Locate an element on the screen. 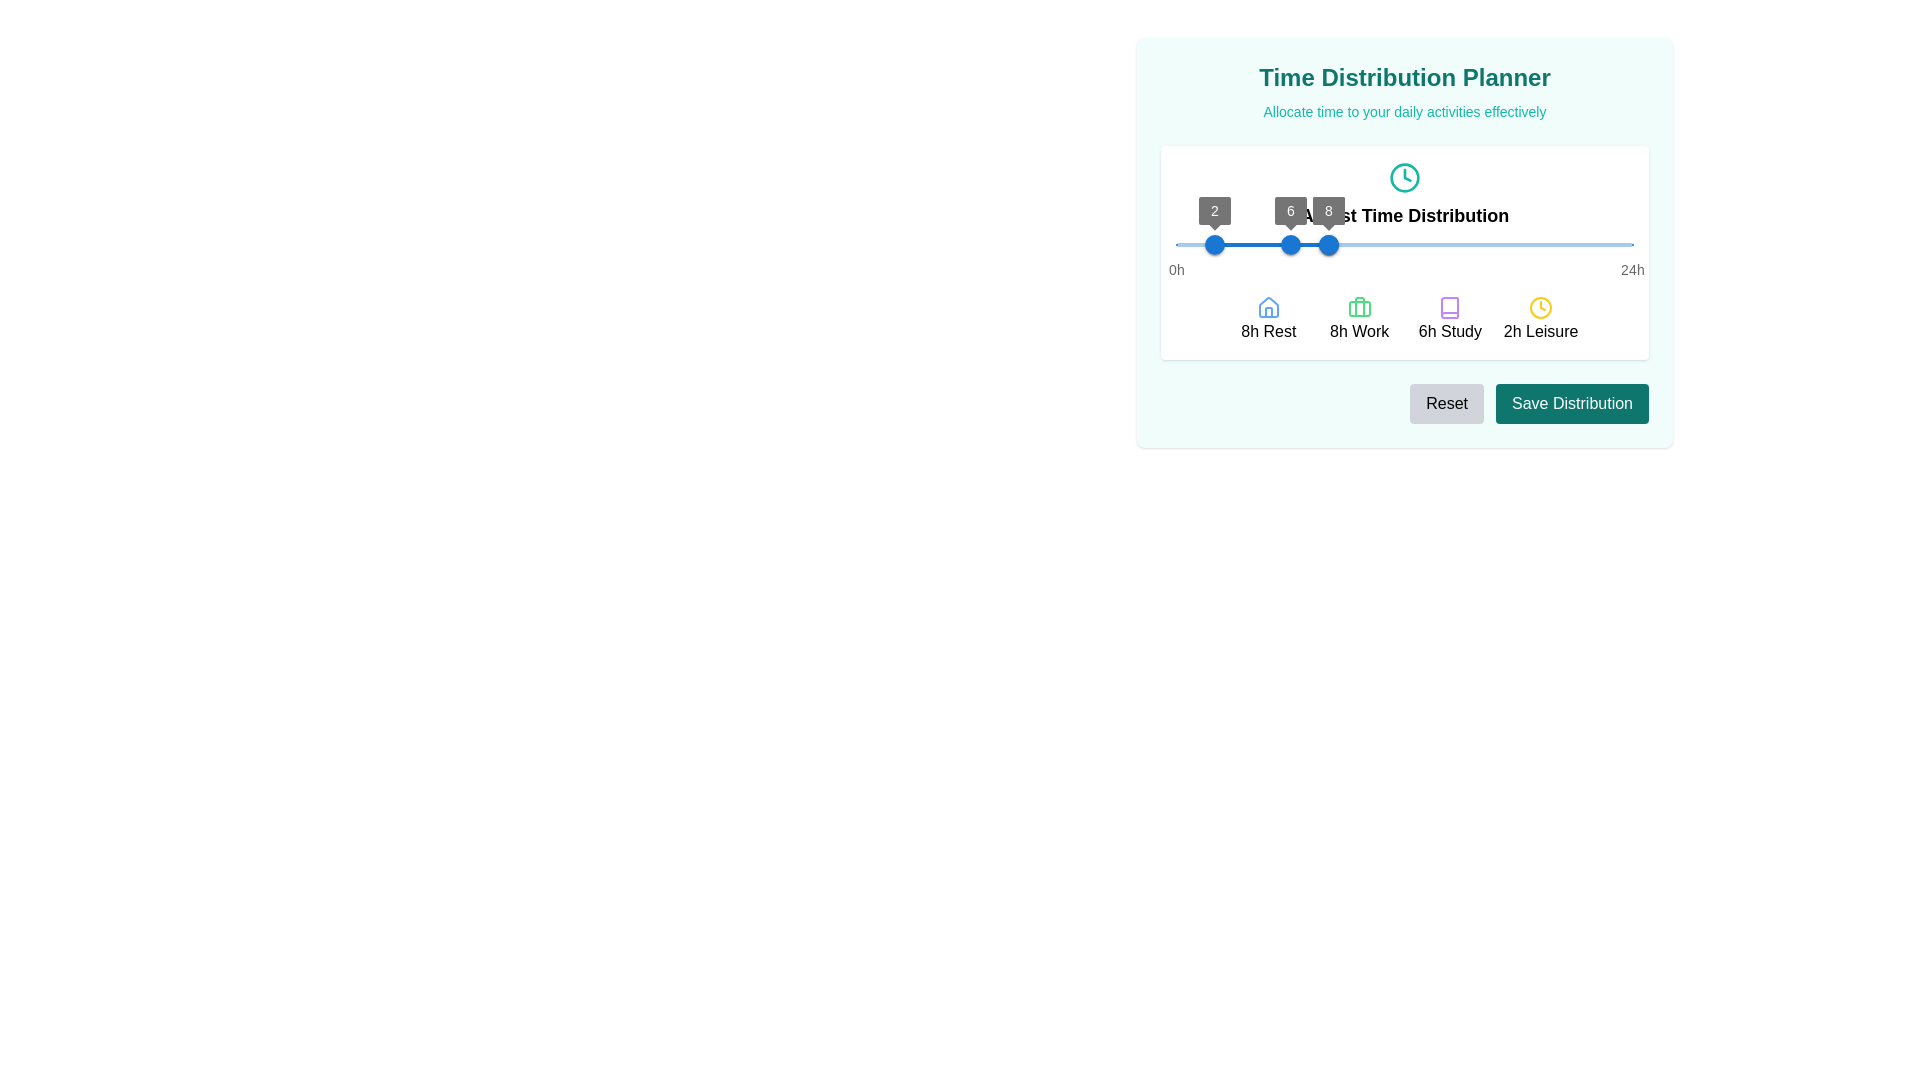 This screenshot has width=1920, height=1080. the 'Leisure' activity icon represented by the label '2h Leisure', which is centrally positioned above the text, to understand its visual representation is located at coordinates (1540, 308).